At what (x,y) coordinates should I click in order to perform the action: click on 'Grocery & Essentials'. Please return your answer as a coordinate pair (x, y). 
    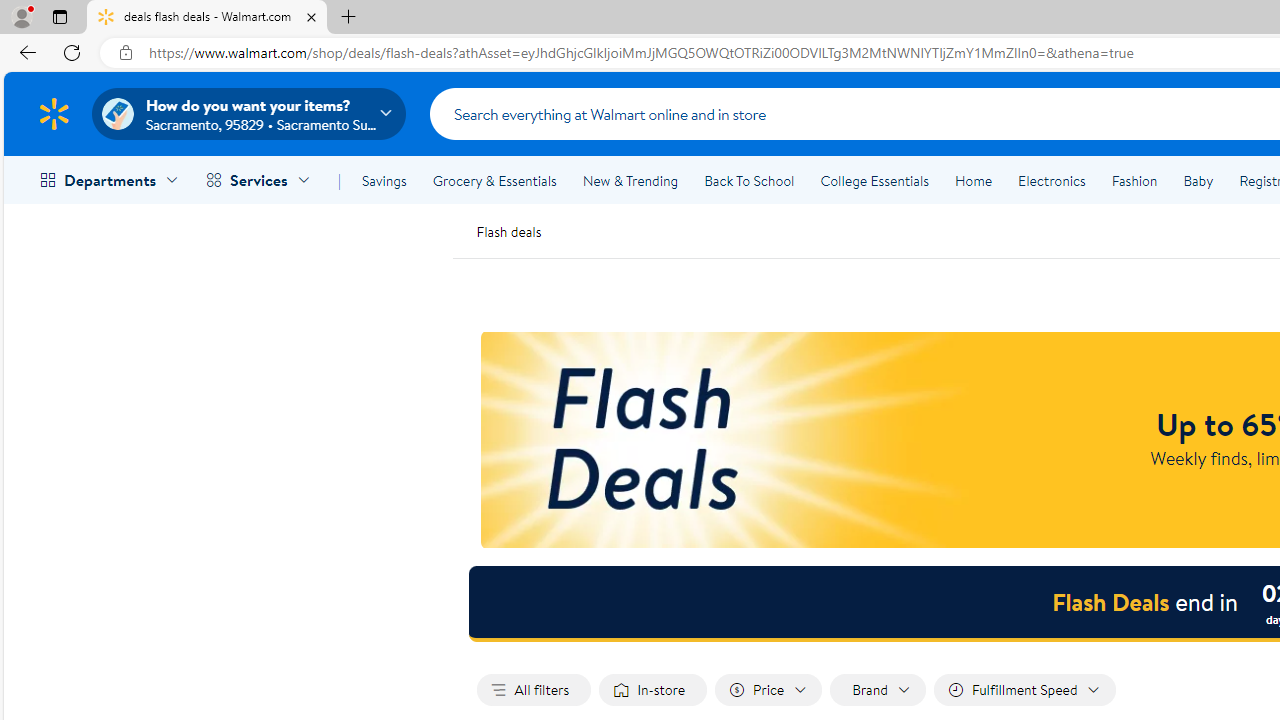
    Looking at the image, I should click on (494, 181).